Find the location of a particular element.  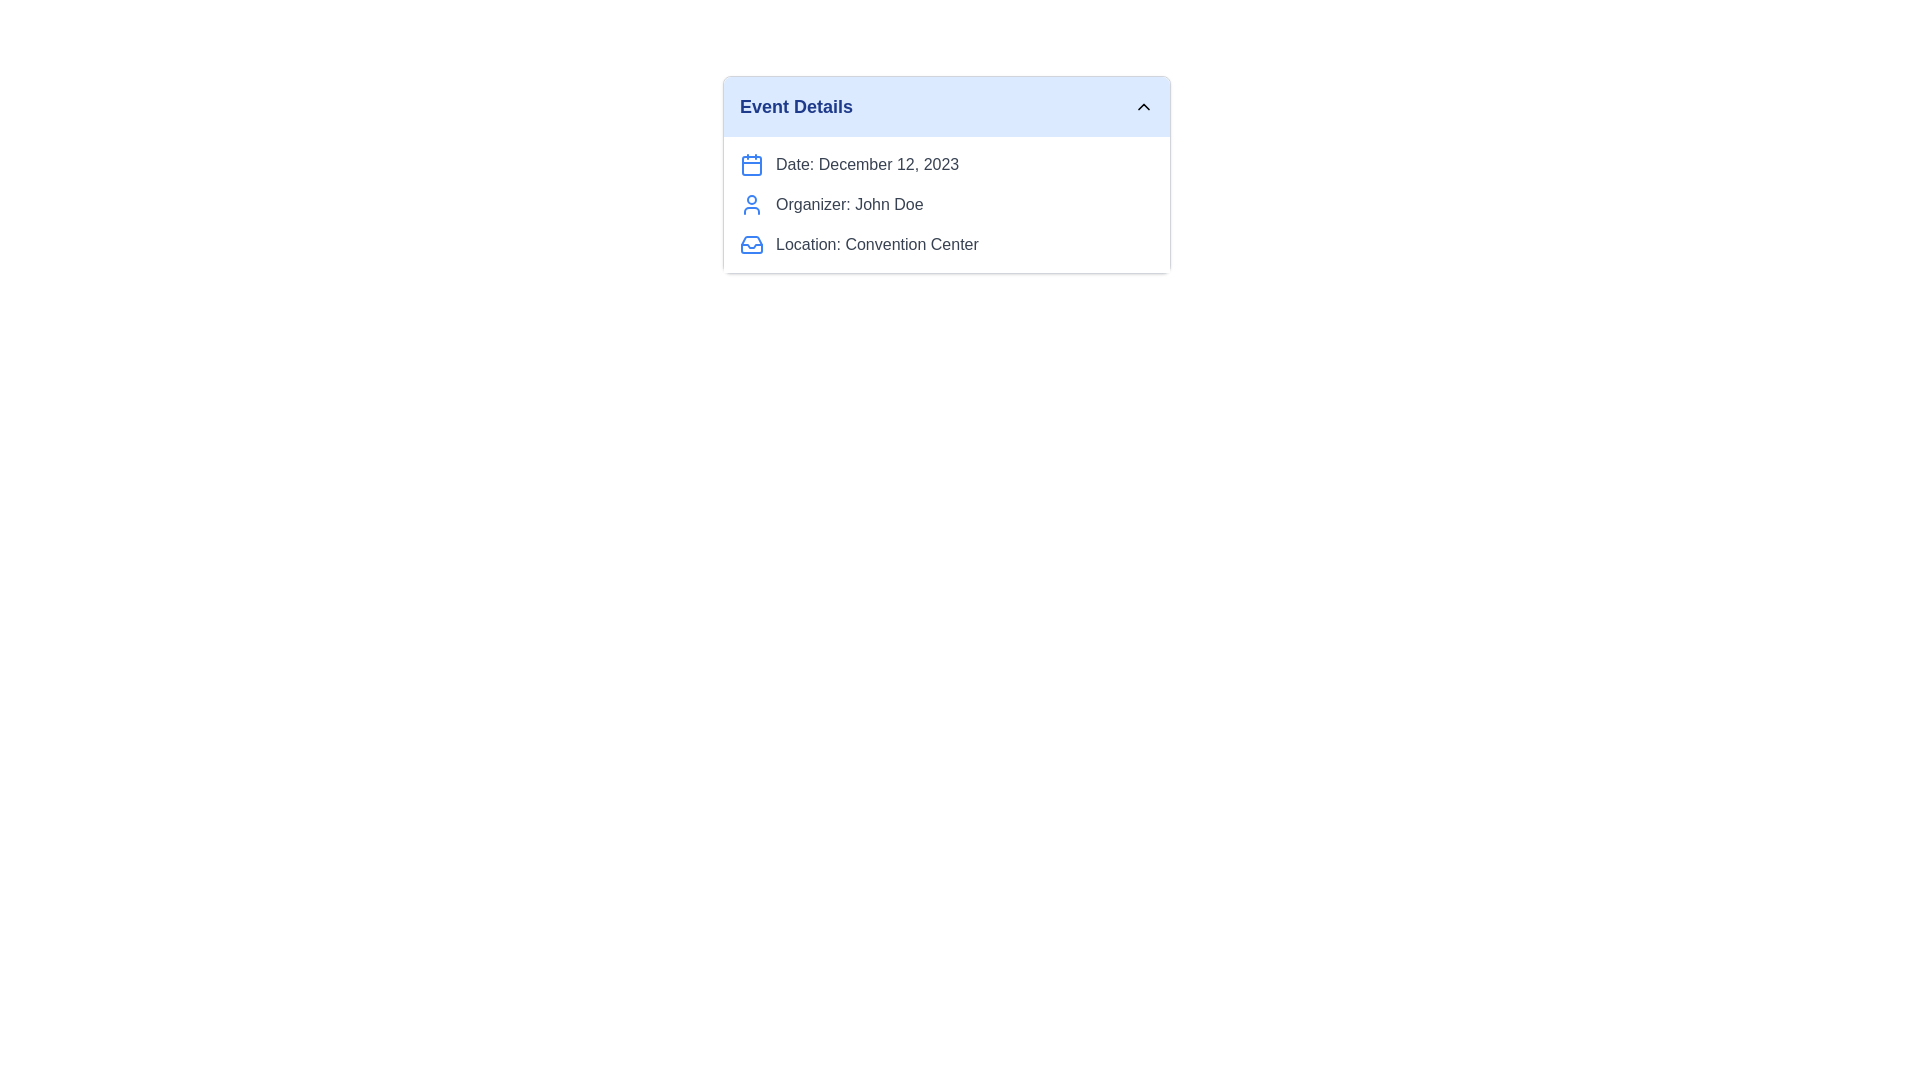

the text label that informs users about the location of the event, positioned under the heading 'Event Details' is located at coordinates (877, 244).